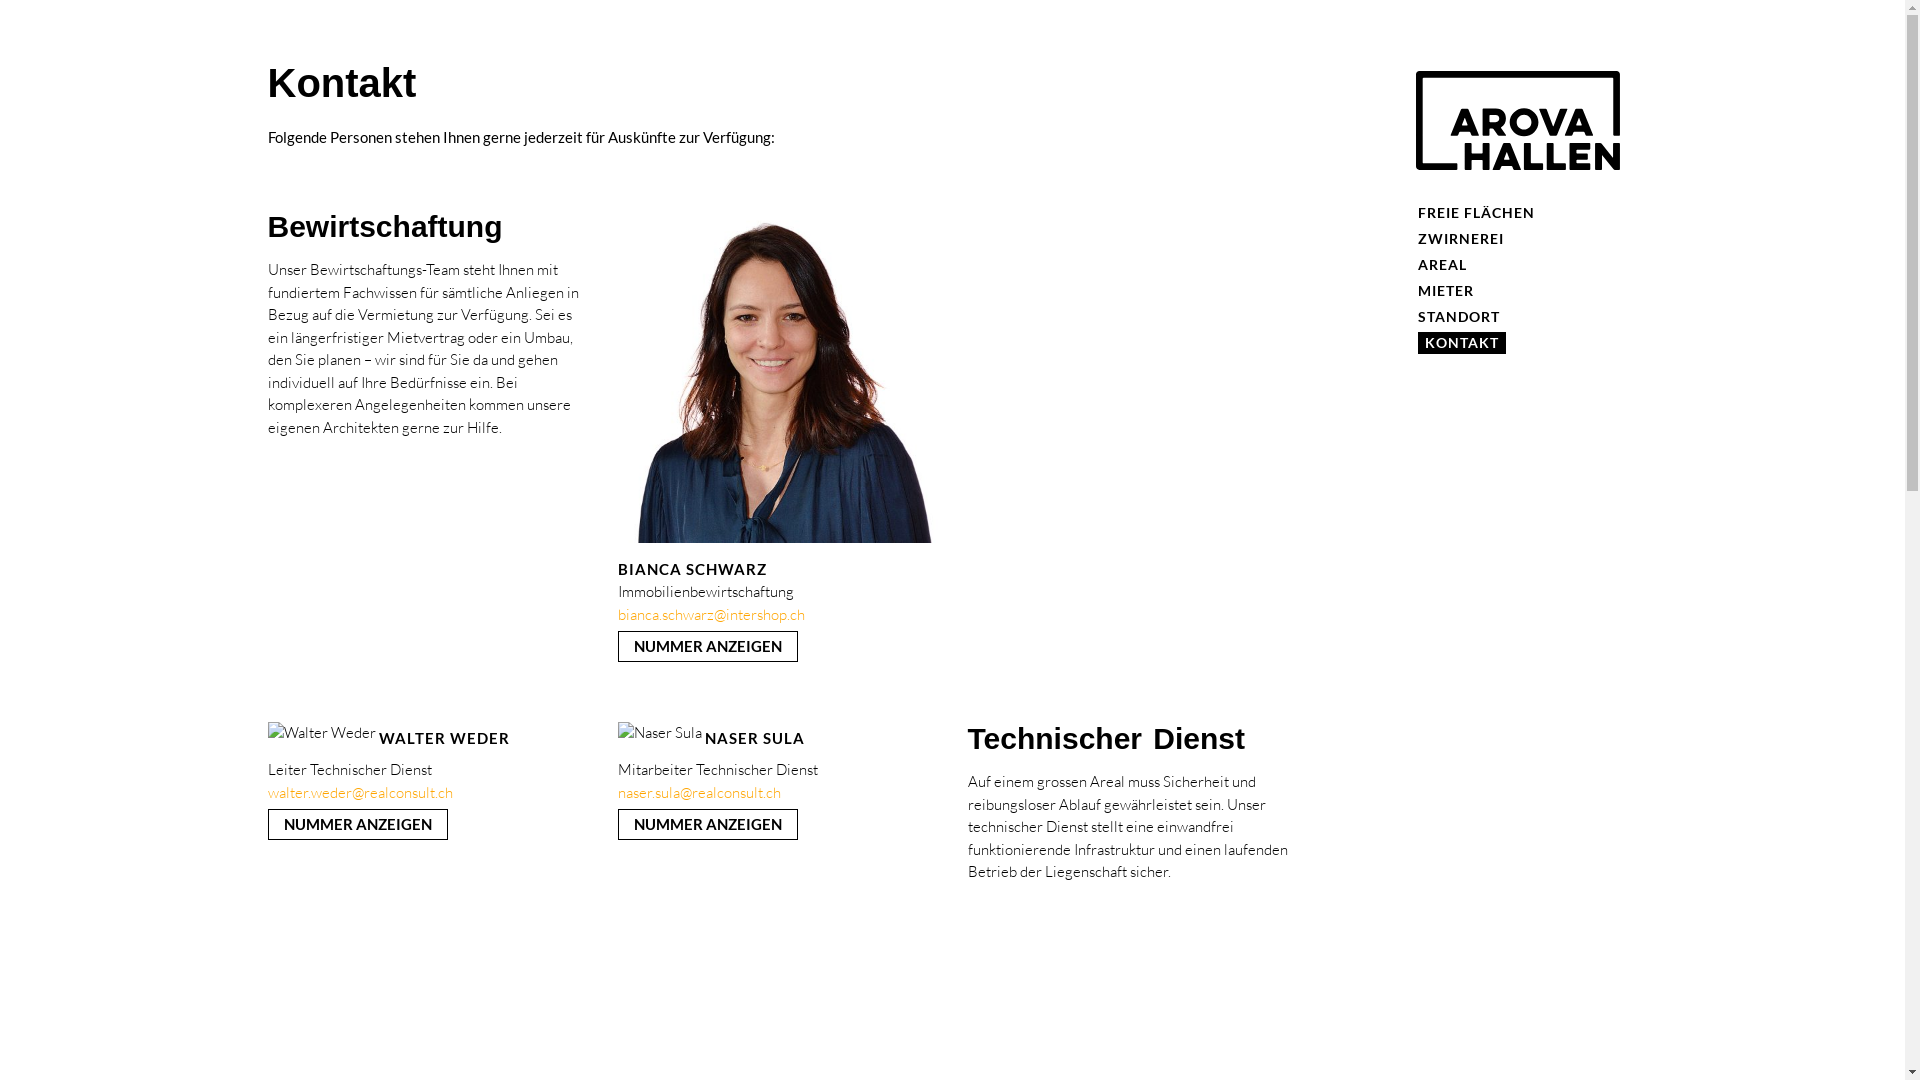 This screenshot has width=1920, height=1080. I want to click on 'ZWIRNEREI', so click(1460, 238).